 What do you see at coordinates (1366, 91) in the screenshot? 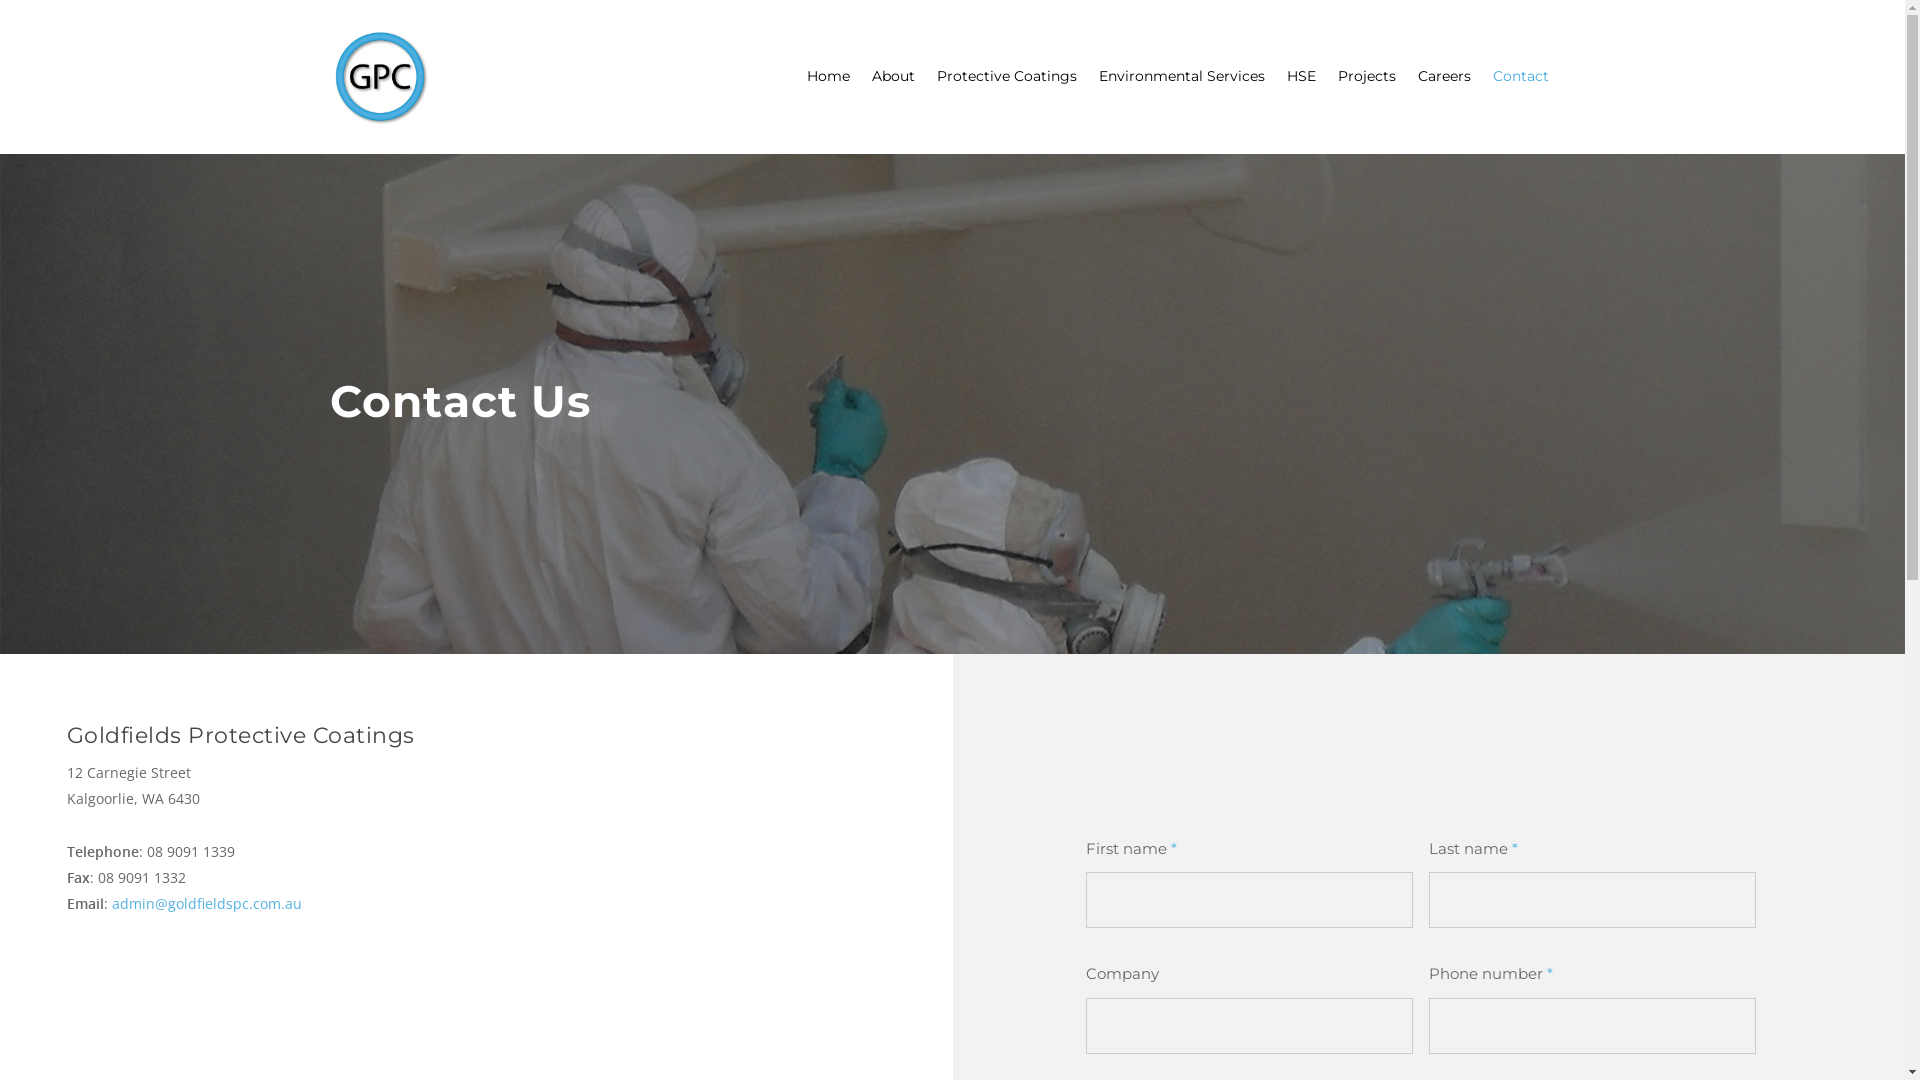
I see `'Projects'` at bounding box center [1366, 91].